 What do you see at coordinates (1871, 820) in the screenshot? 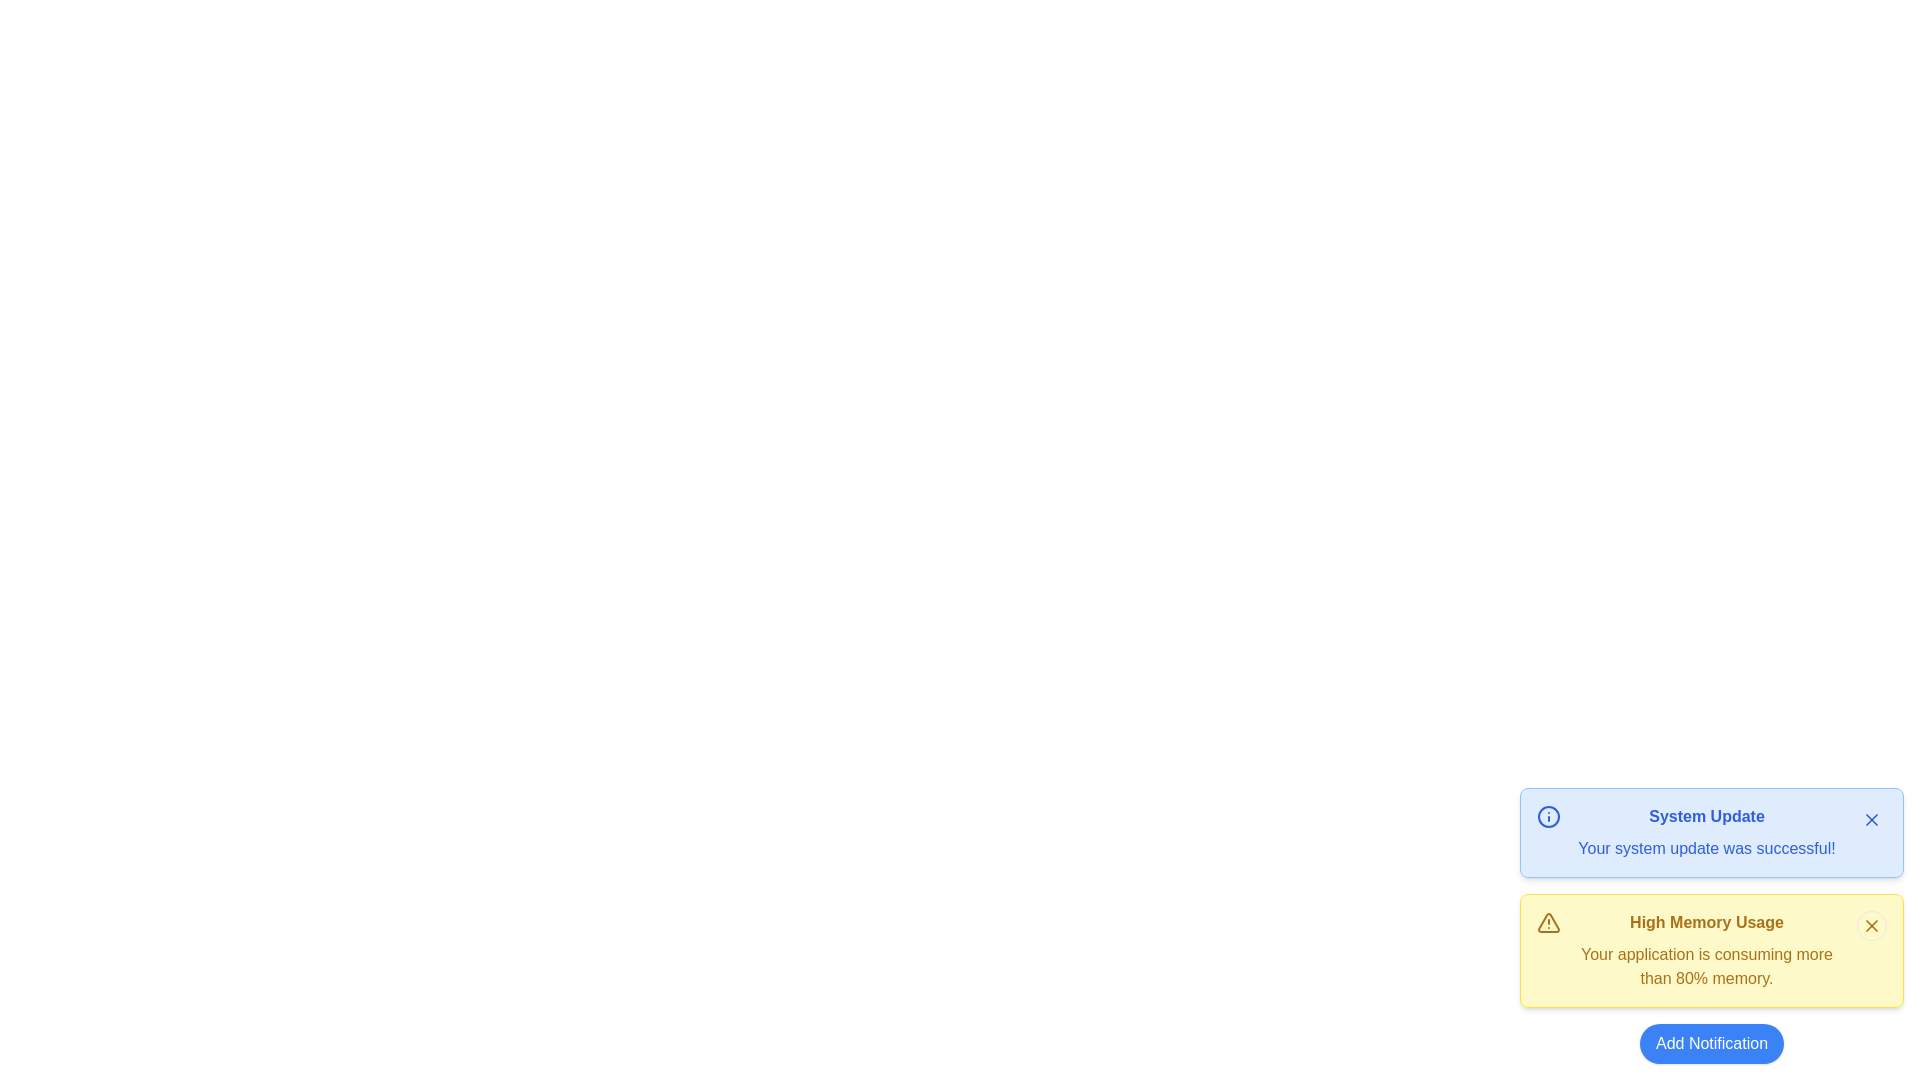
I see `the close button located in the top-right corner of the 'System Update' notification box` at bounding box center [1871, 820].